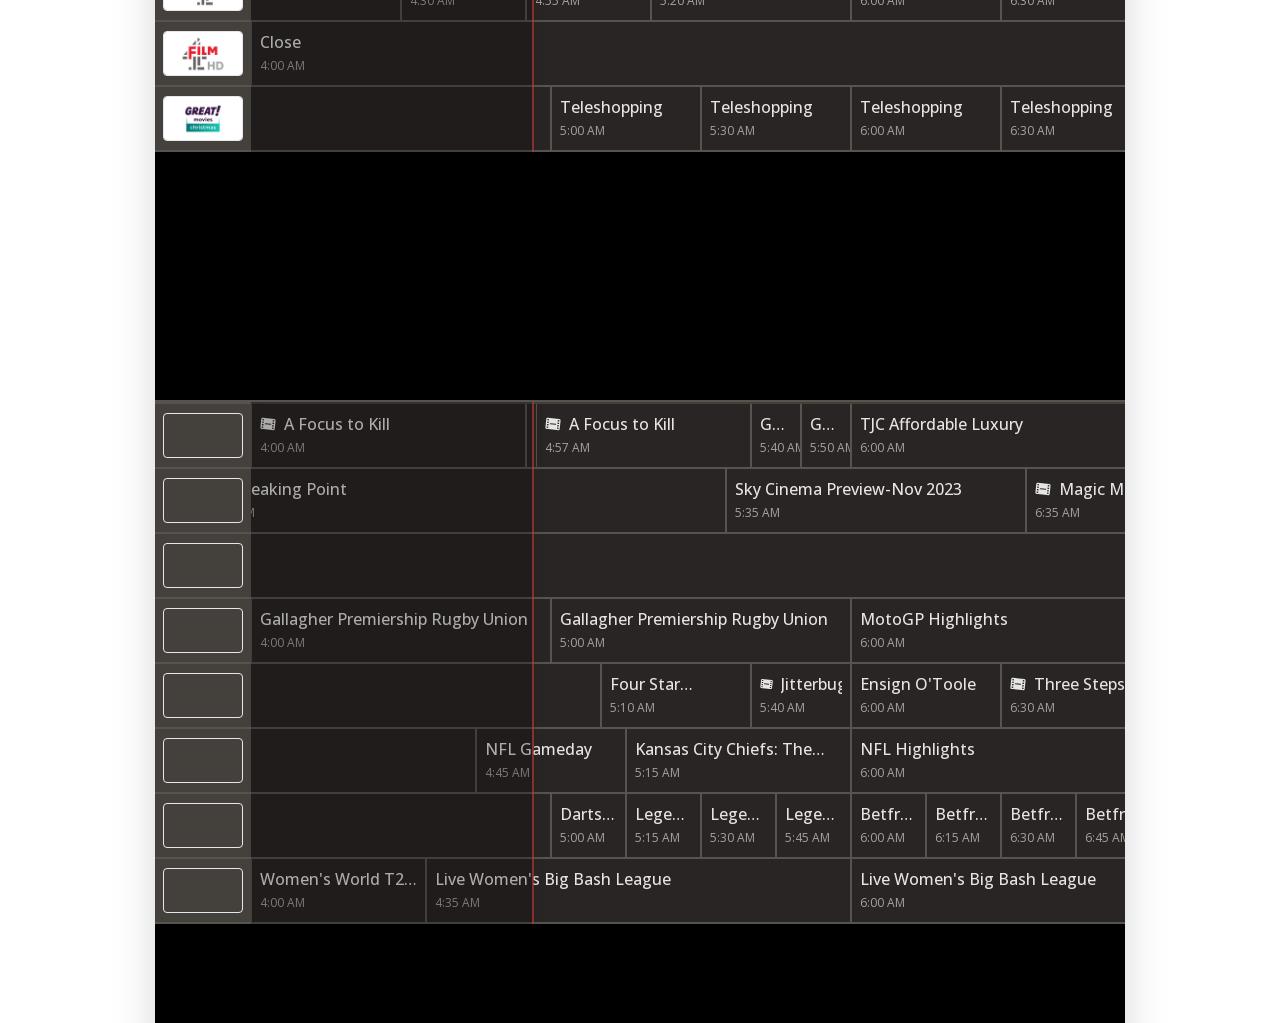 The width and height of the screenshot is (1280, 1023). What do you see at coordinates (258, 41) in the screenshot?
I see `'Close'` at bounding box center [258, 41].